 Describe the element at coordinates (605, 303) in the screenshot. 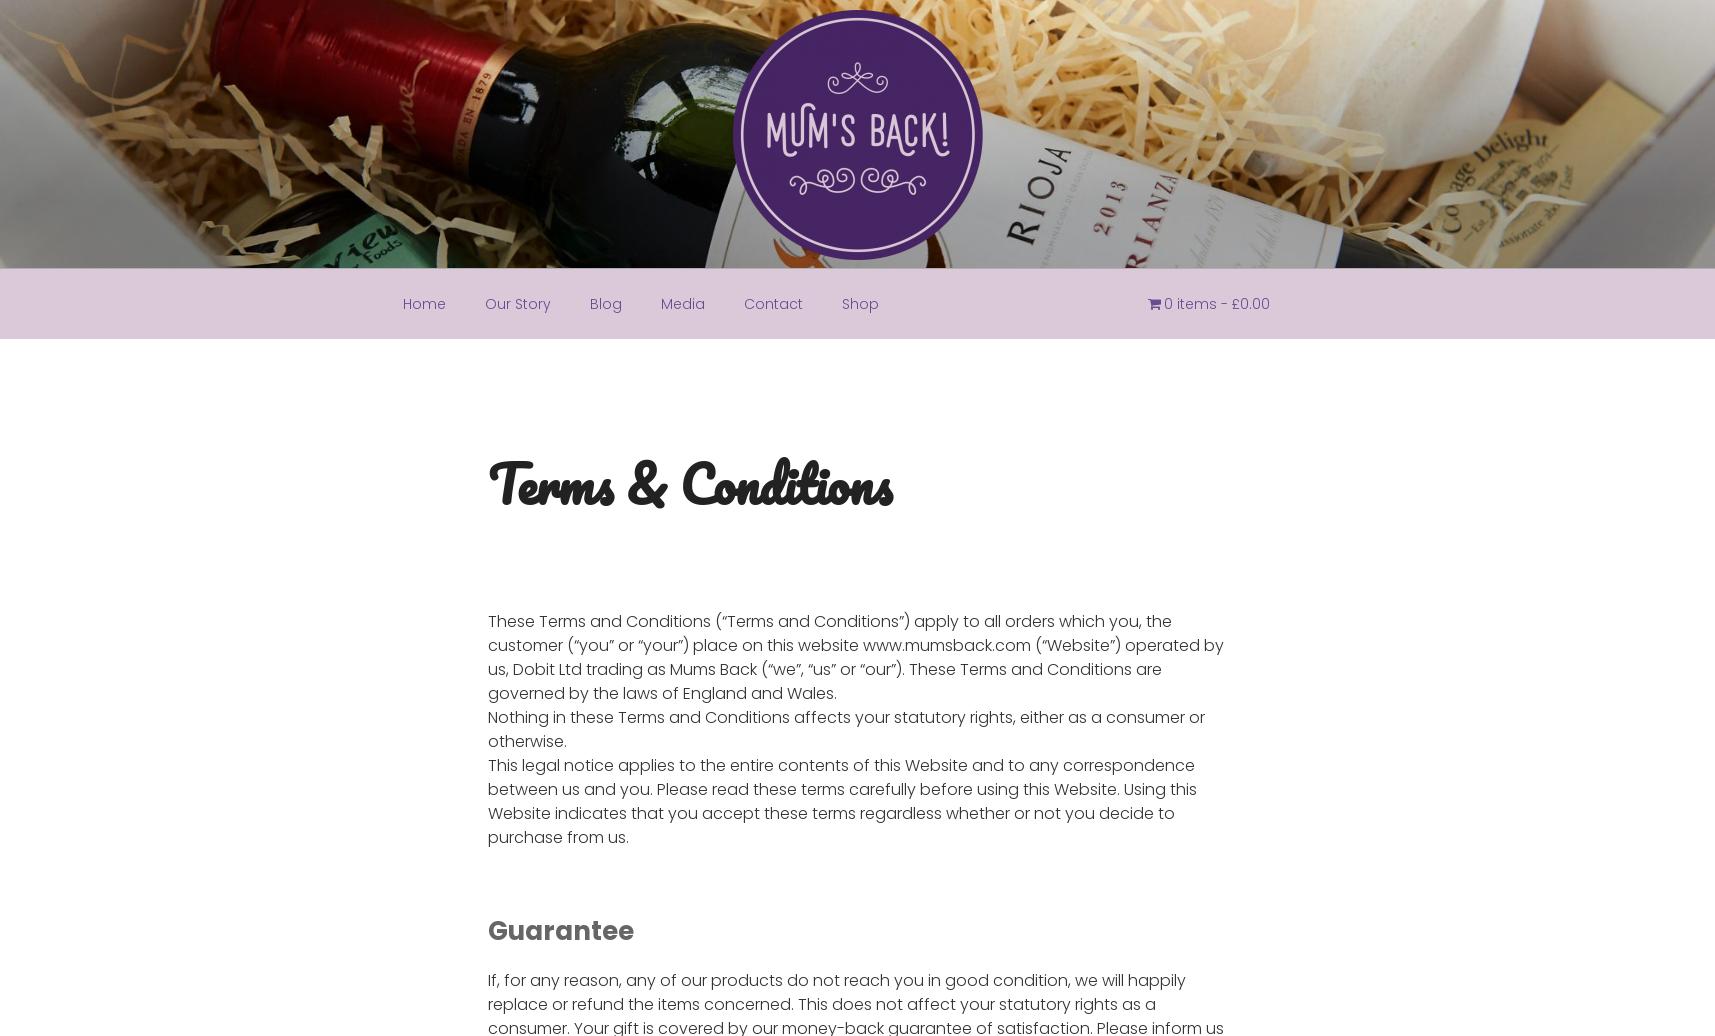

I see `'Blog'` at that location.